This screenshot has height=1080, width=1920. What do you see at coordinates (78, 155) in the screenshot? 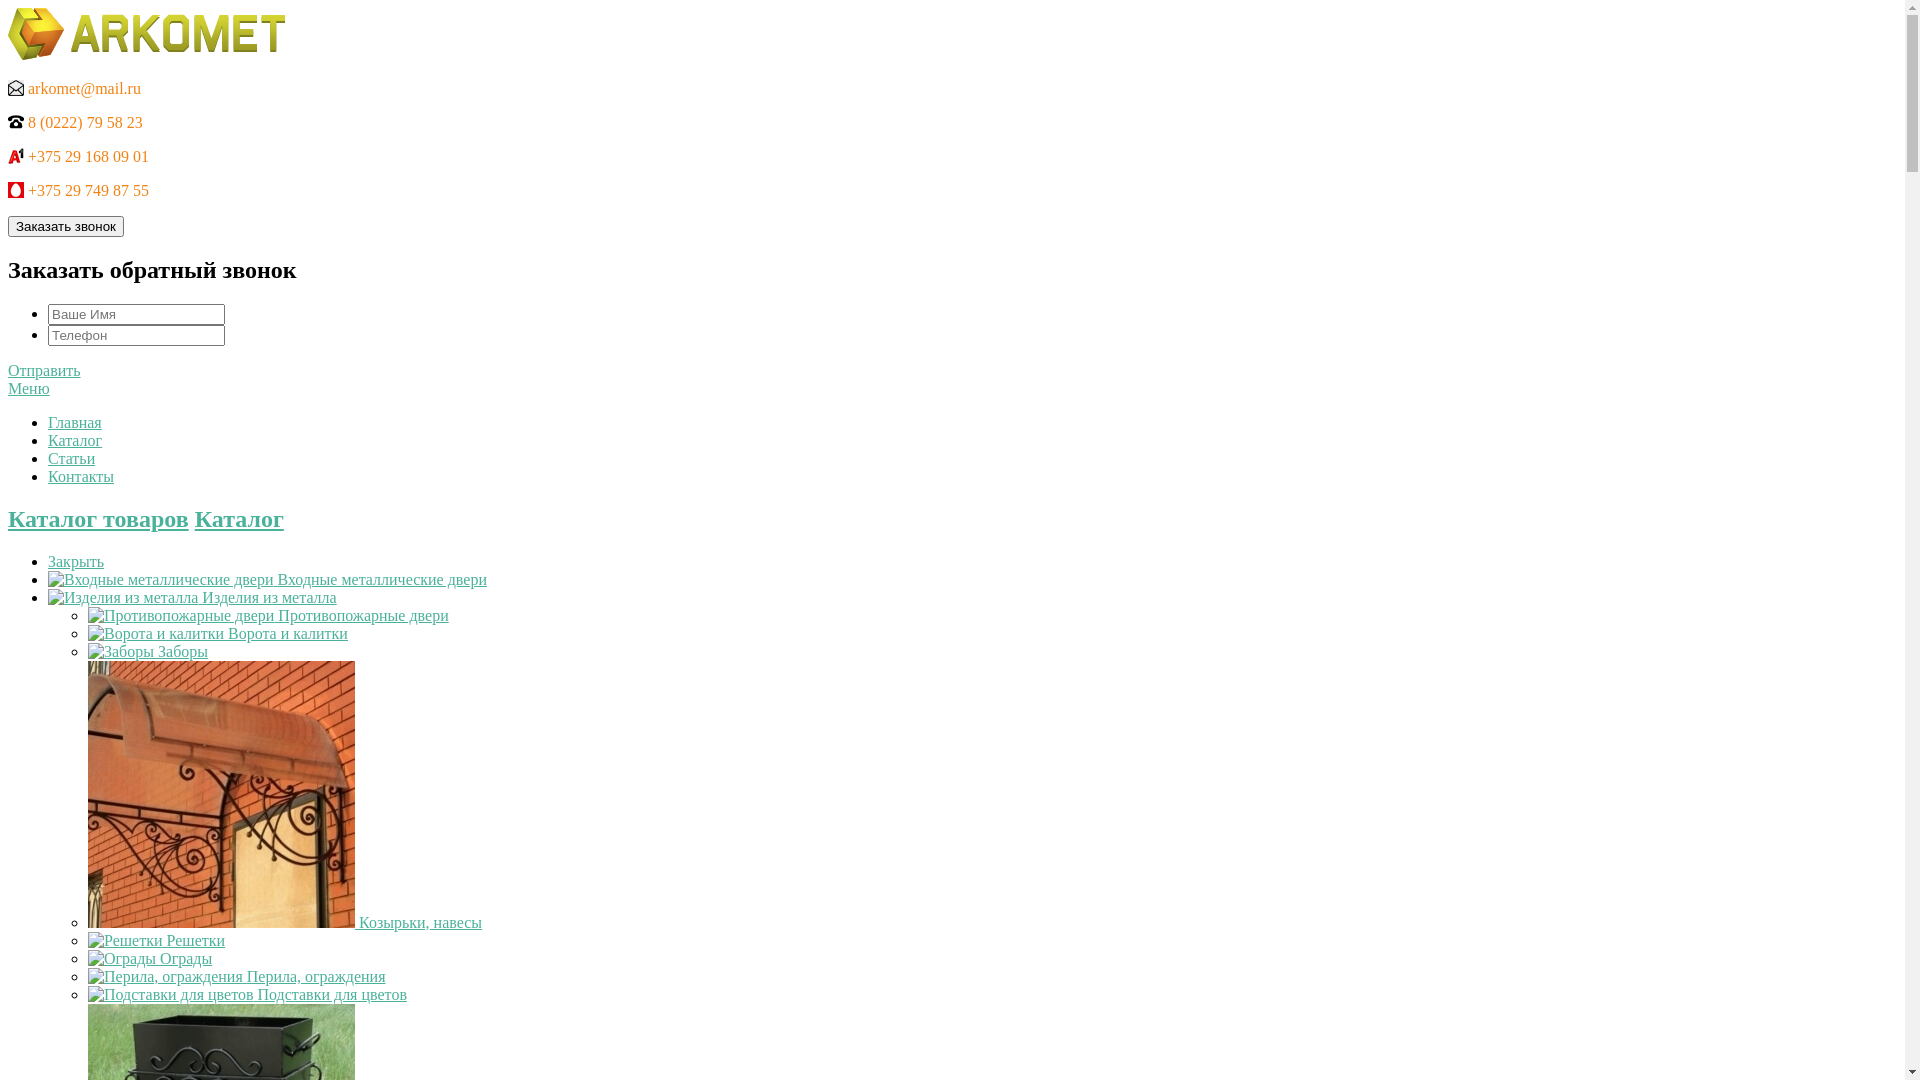
I see `'+375 29 168 09 01'` at bounding box center [78, 155].